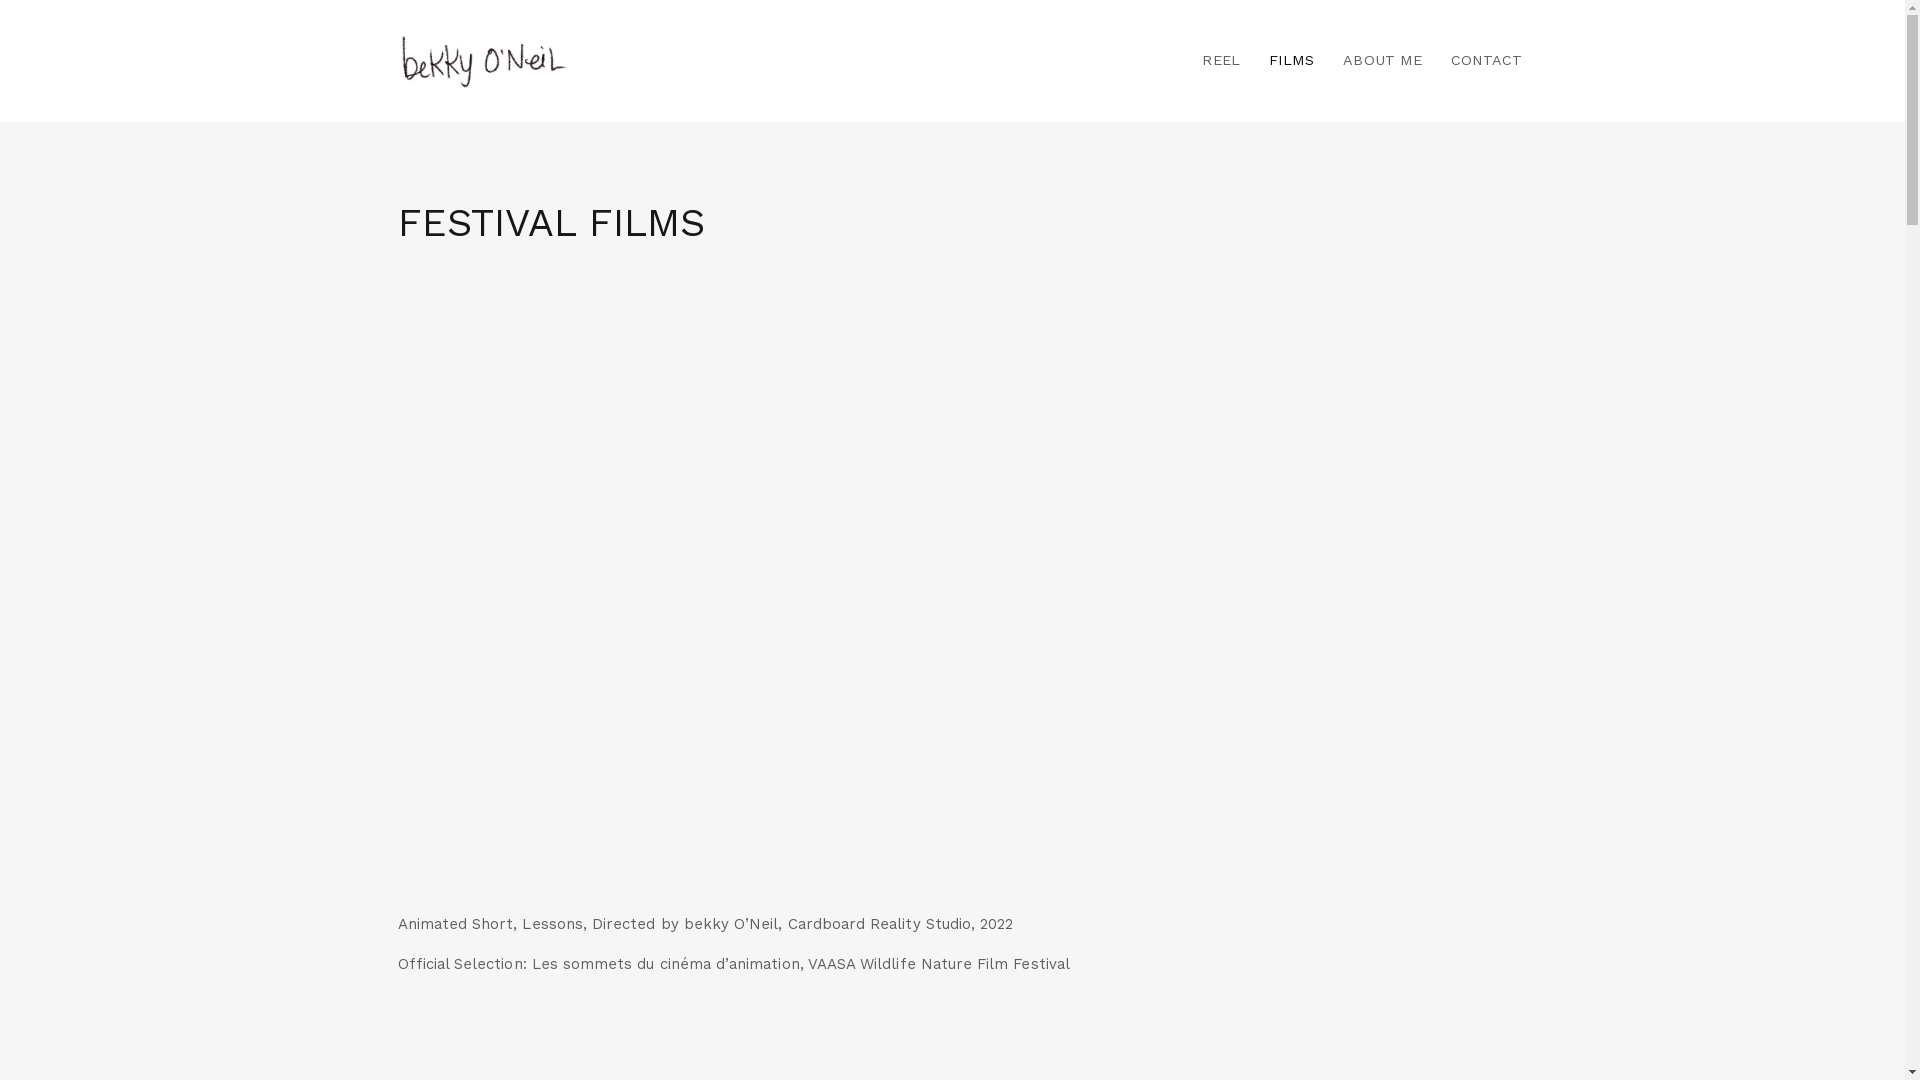  What do you see at coordinates (1329, 60) in the screenshot?
I see `'ABOUT ME'` at bounding box center [1329, 60].